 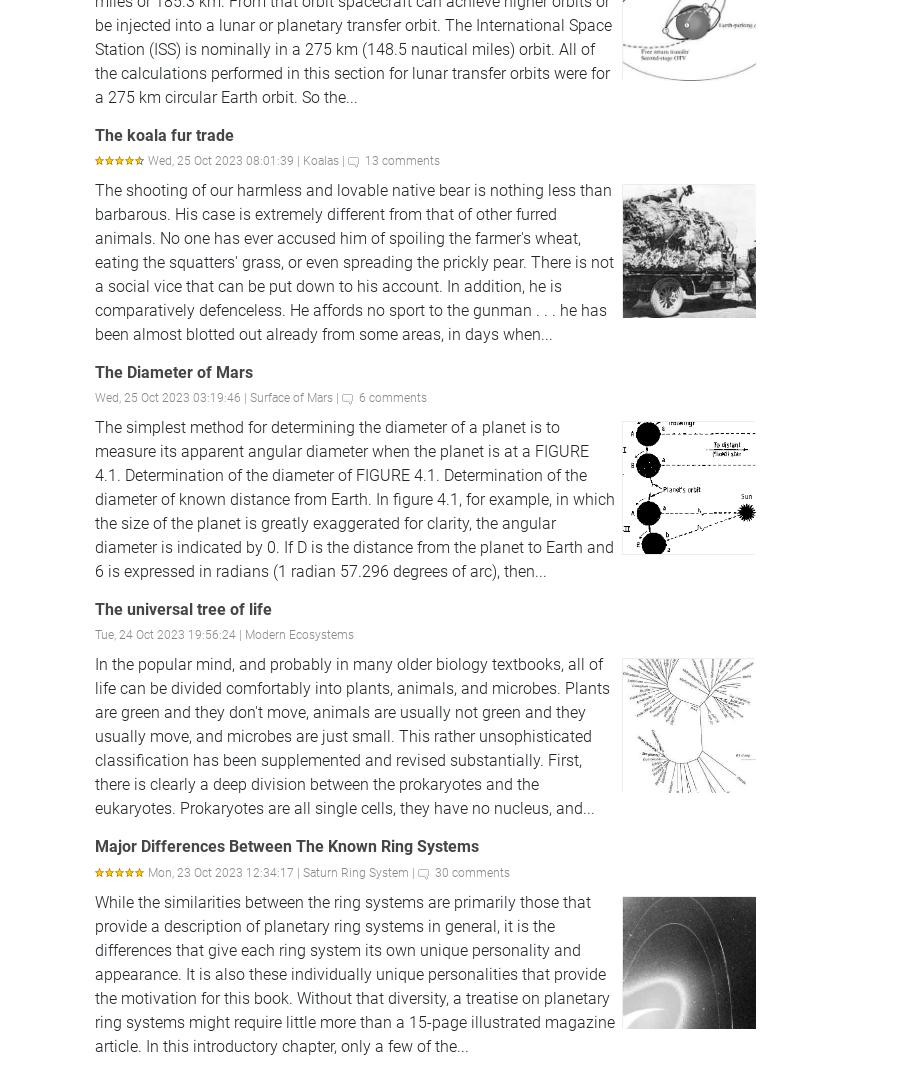 I want to click on '30 comments', so click(x=471, y=870).